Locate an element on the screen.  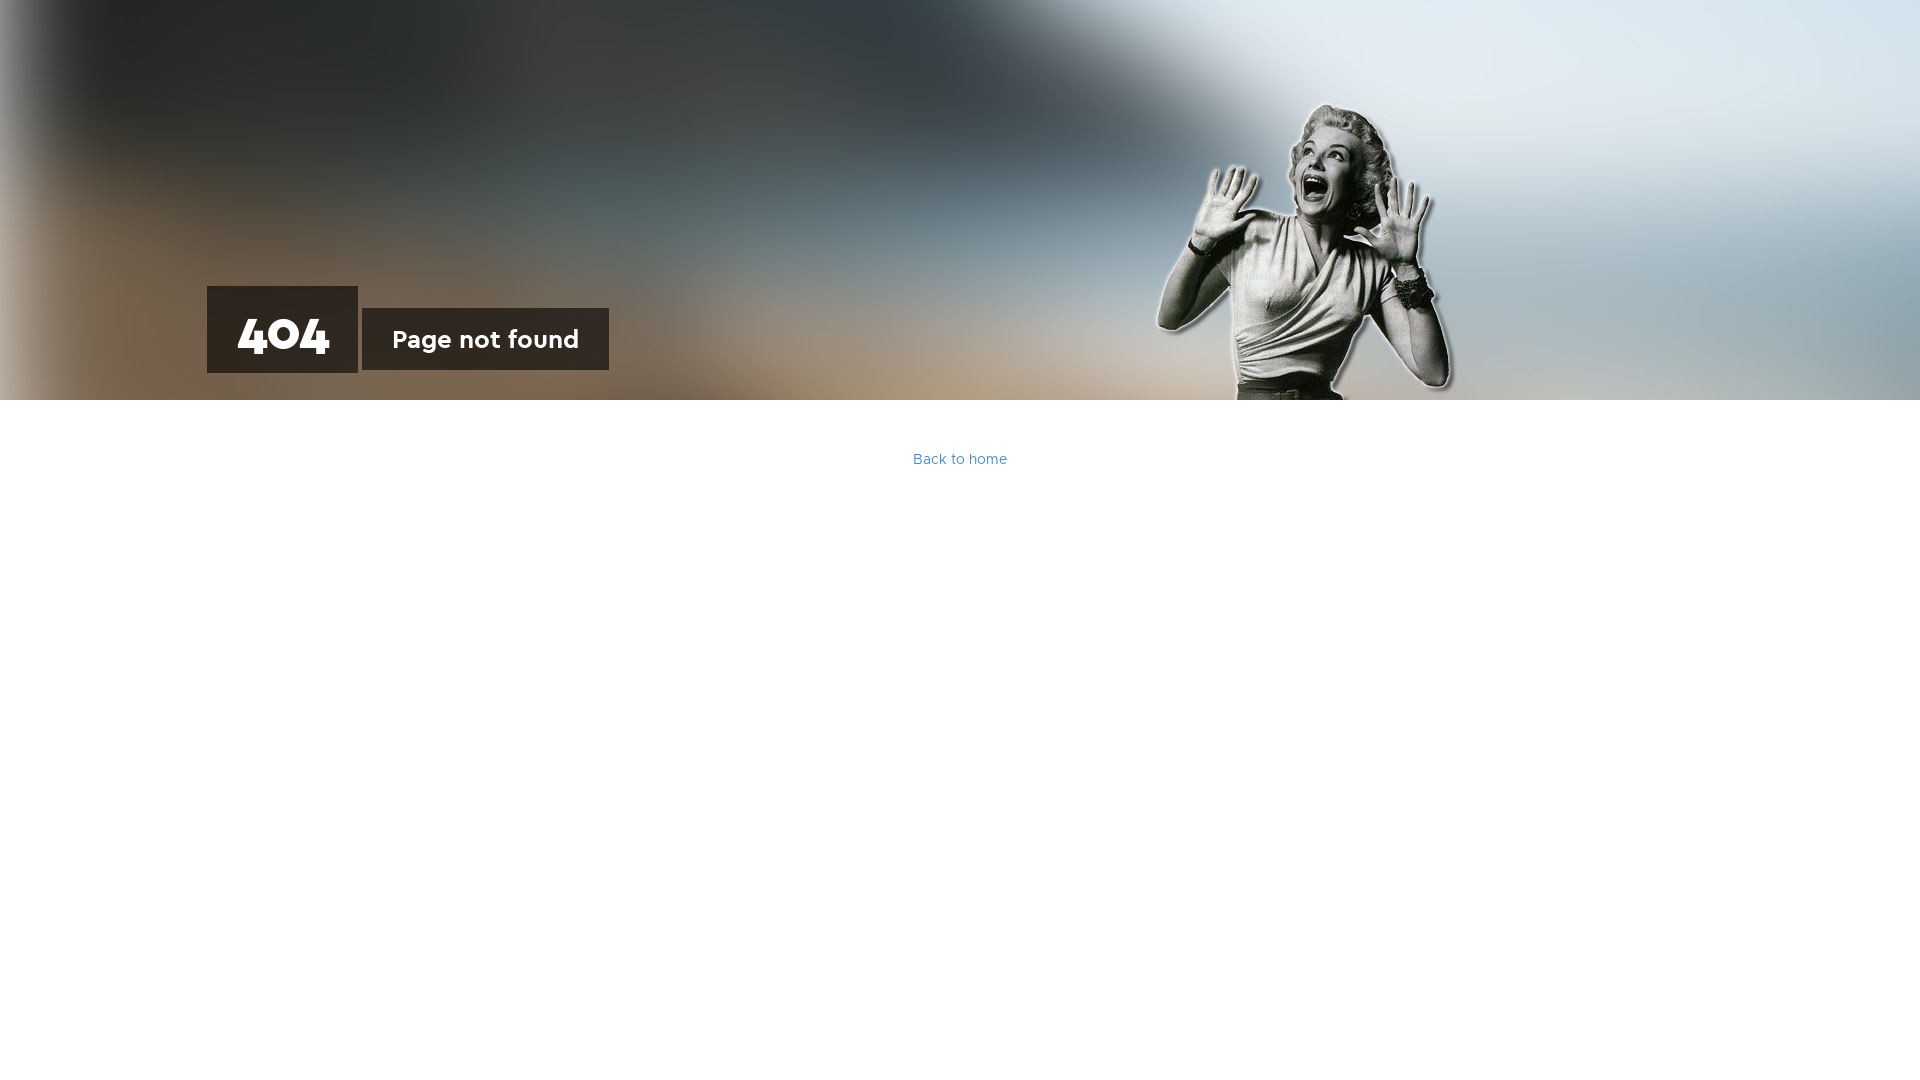
'Back to home' is located at coordinates (960, 459).